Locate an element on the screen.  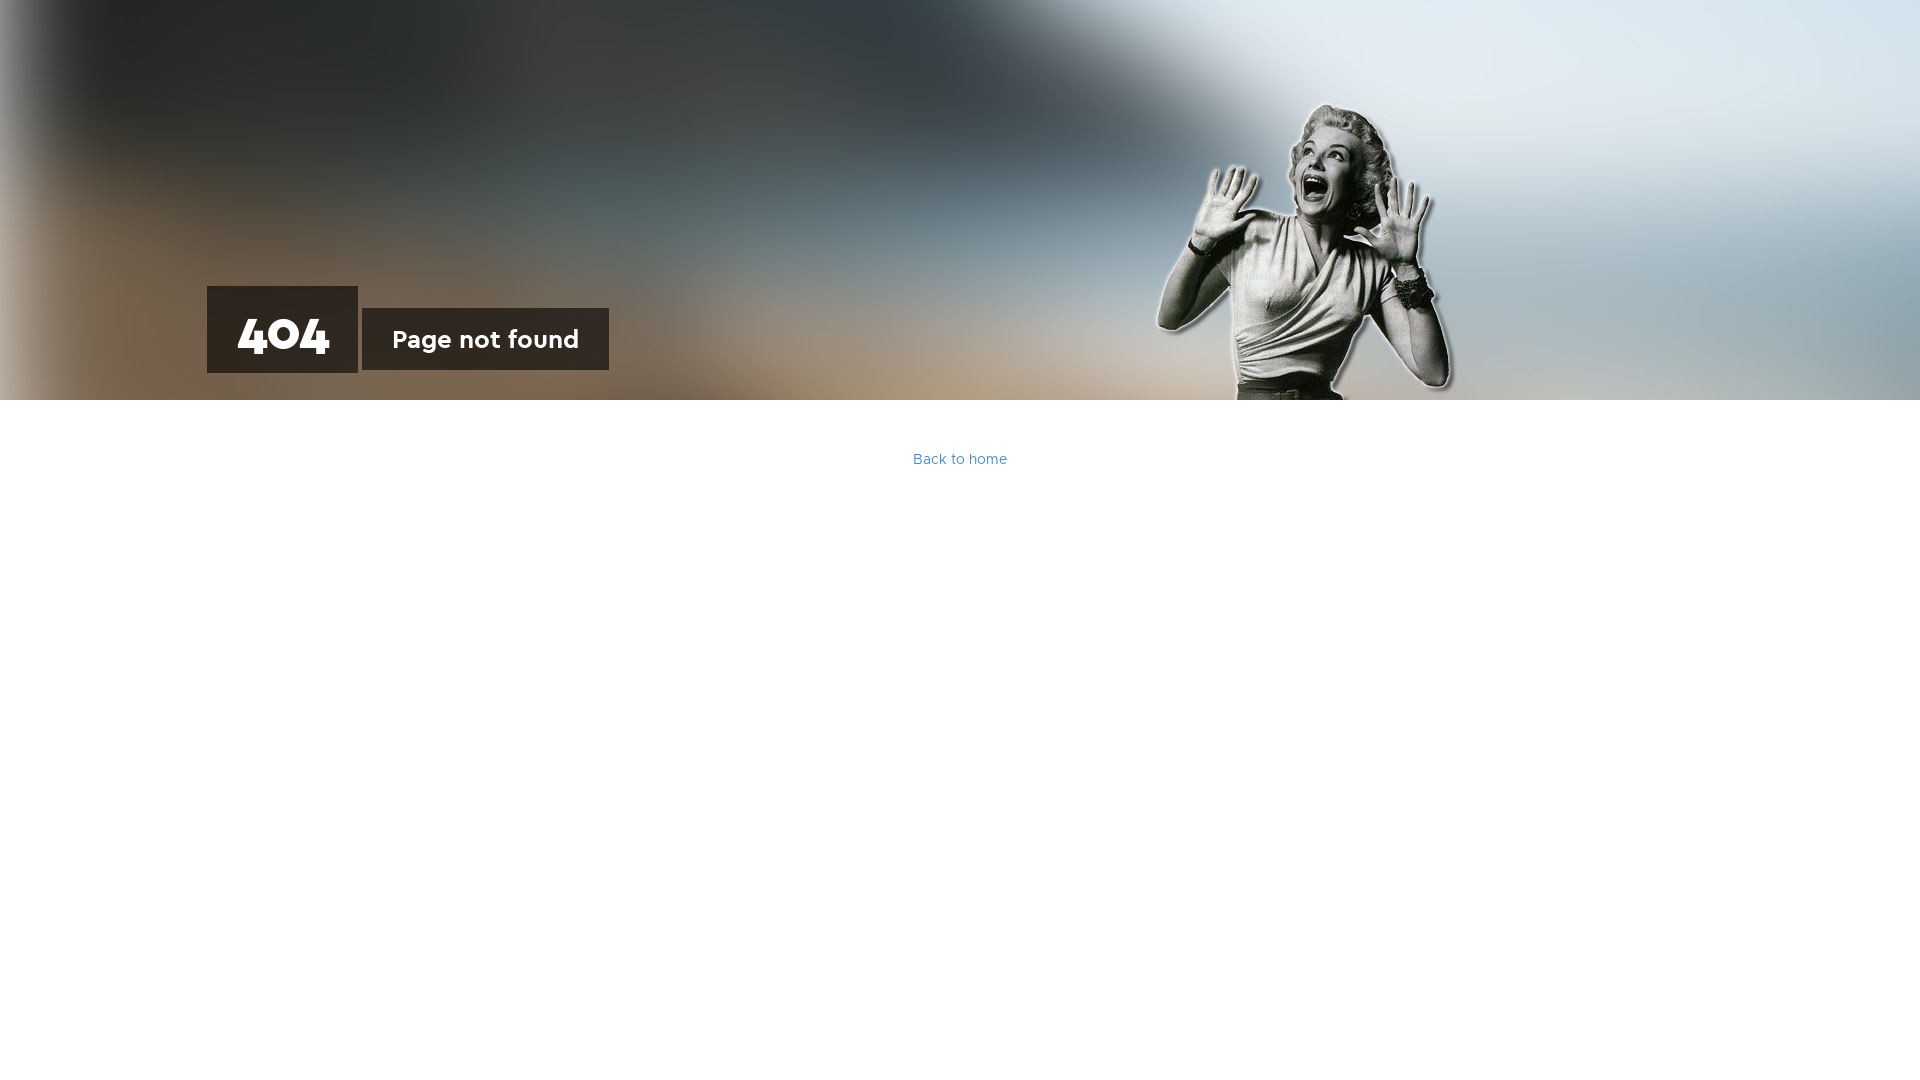
'Back to home' is located at coordinates (960, 459).